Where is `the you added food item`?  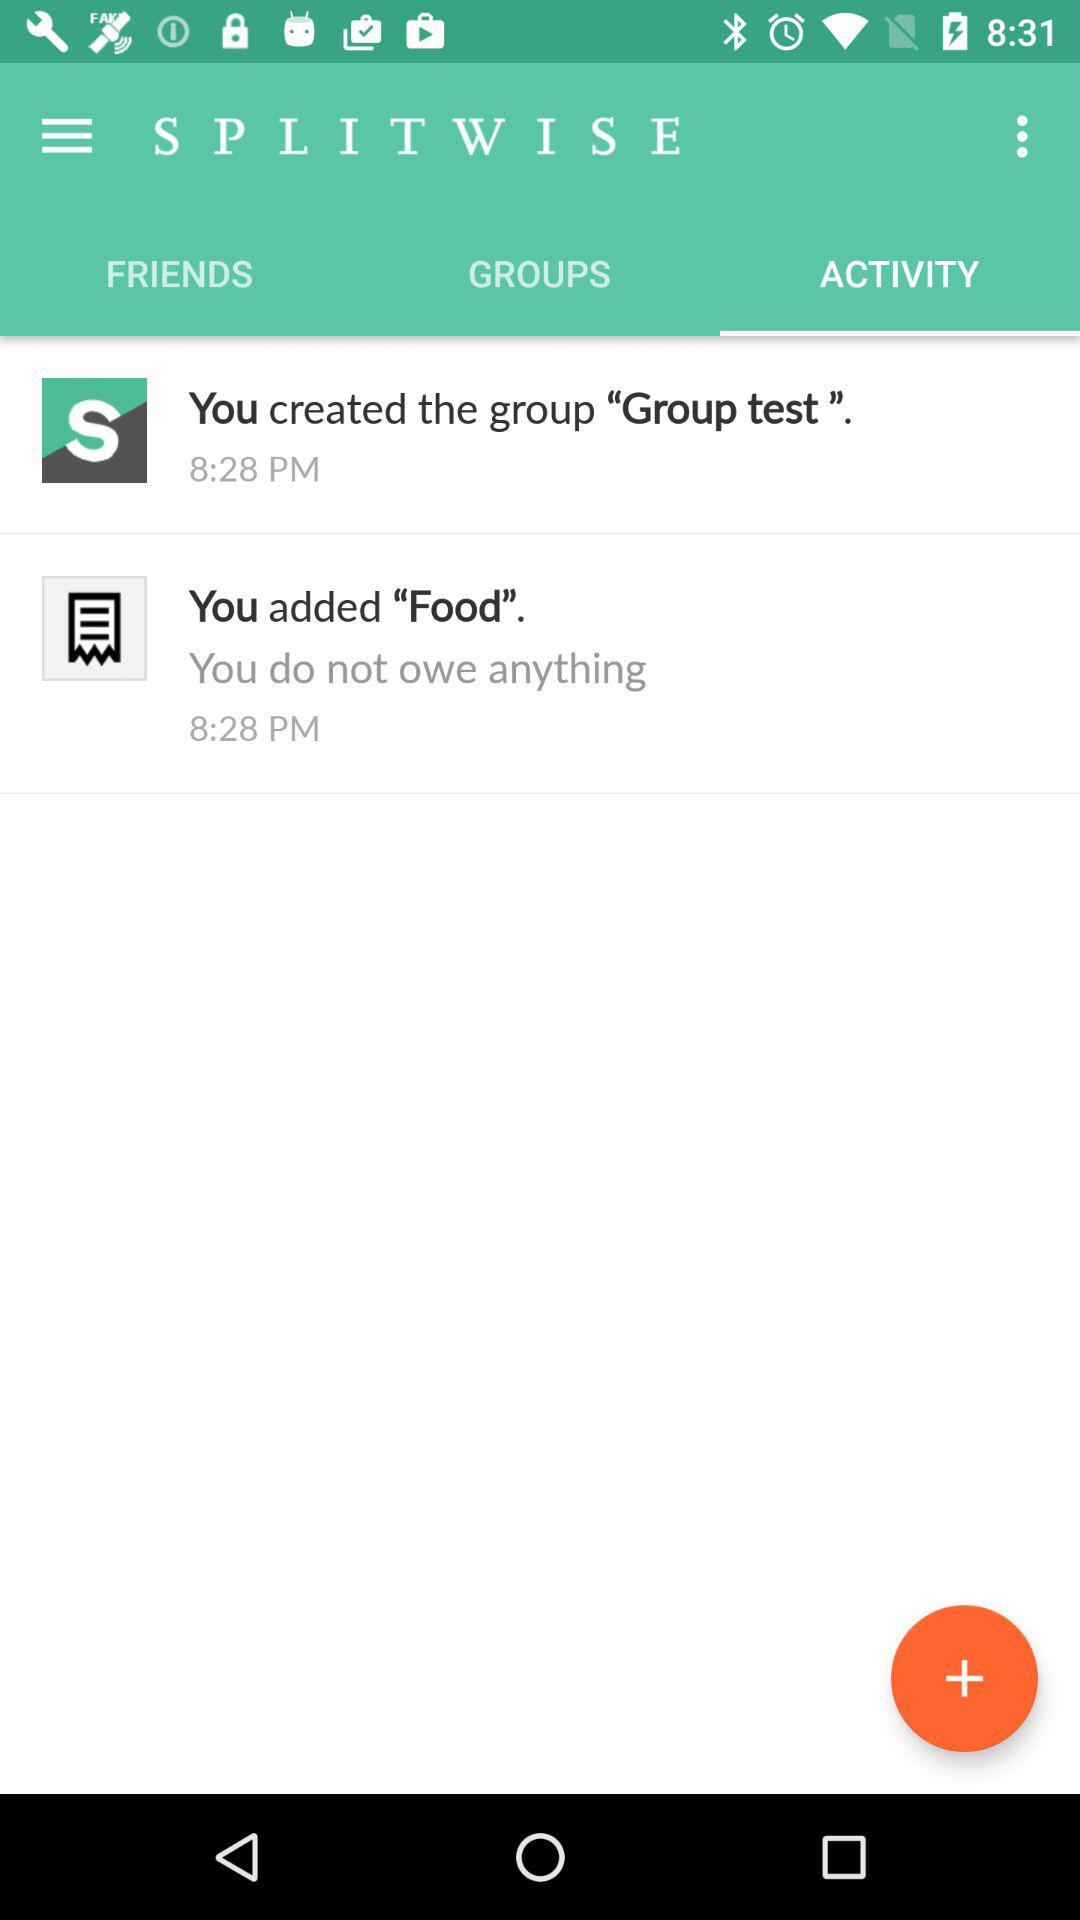
the you added food item is located at coordinates (612, 634).